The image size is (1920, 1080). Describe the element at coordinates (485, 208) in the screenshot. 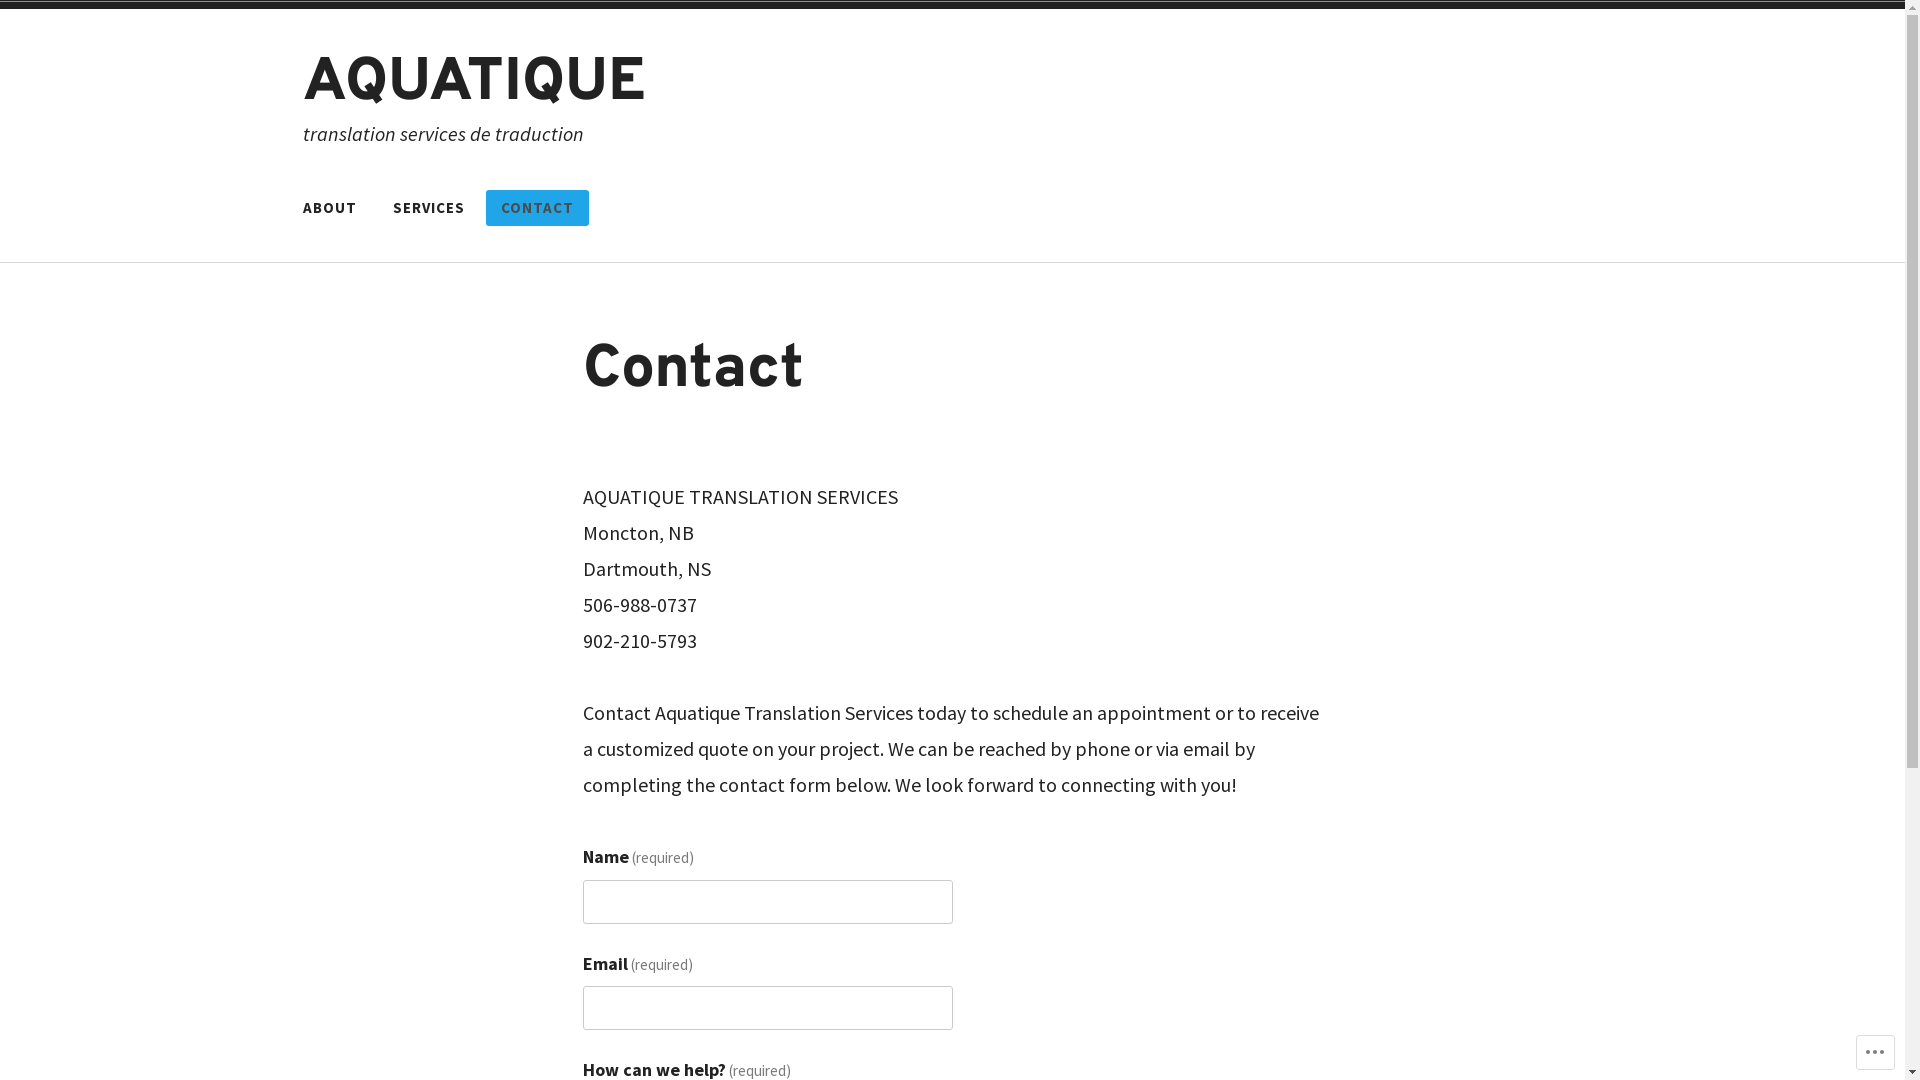

I see `'CONTACT'` at that location.